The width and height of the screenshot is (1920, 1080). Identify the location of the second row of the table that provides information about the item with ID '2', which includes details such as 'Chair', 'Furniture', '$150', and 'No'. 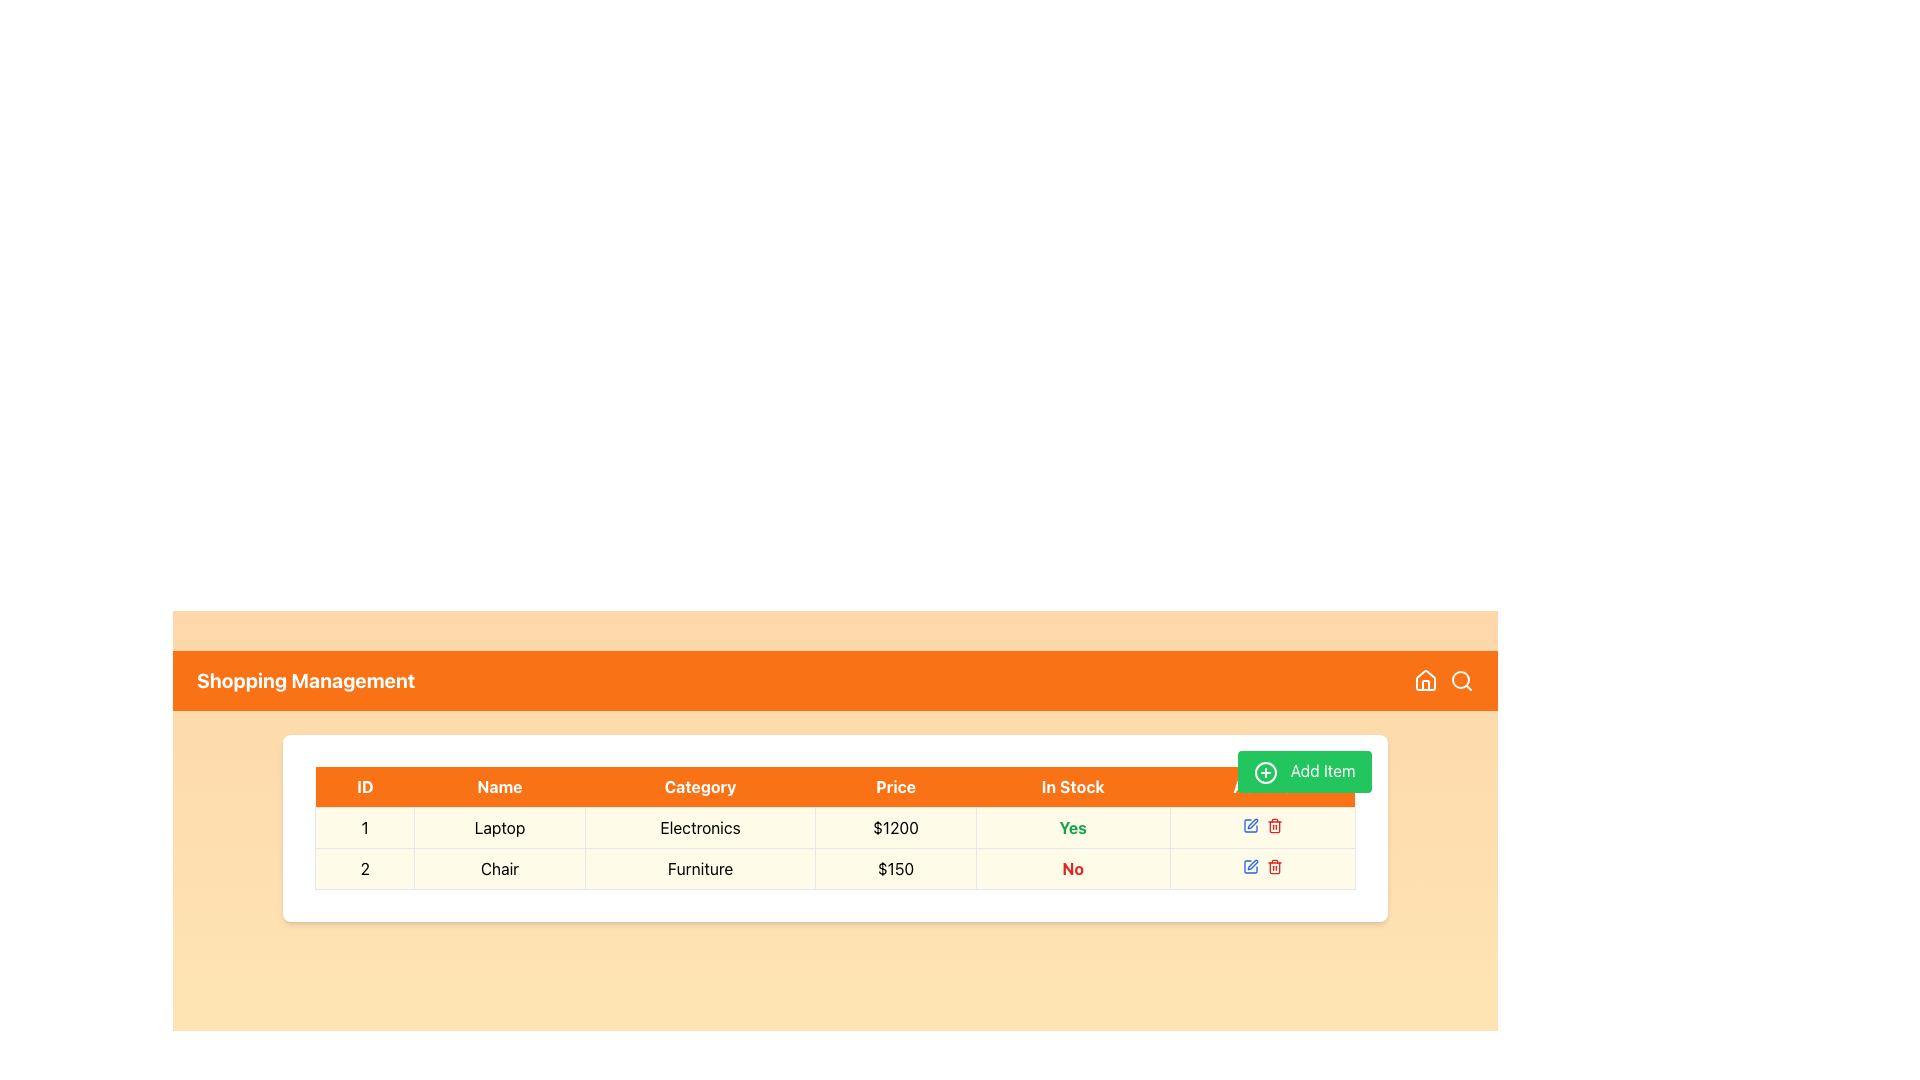
(835, 867).